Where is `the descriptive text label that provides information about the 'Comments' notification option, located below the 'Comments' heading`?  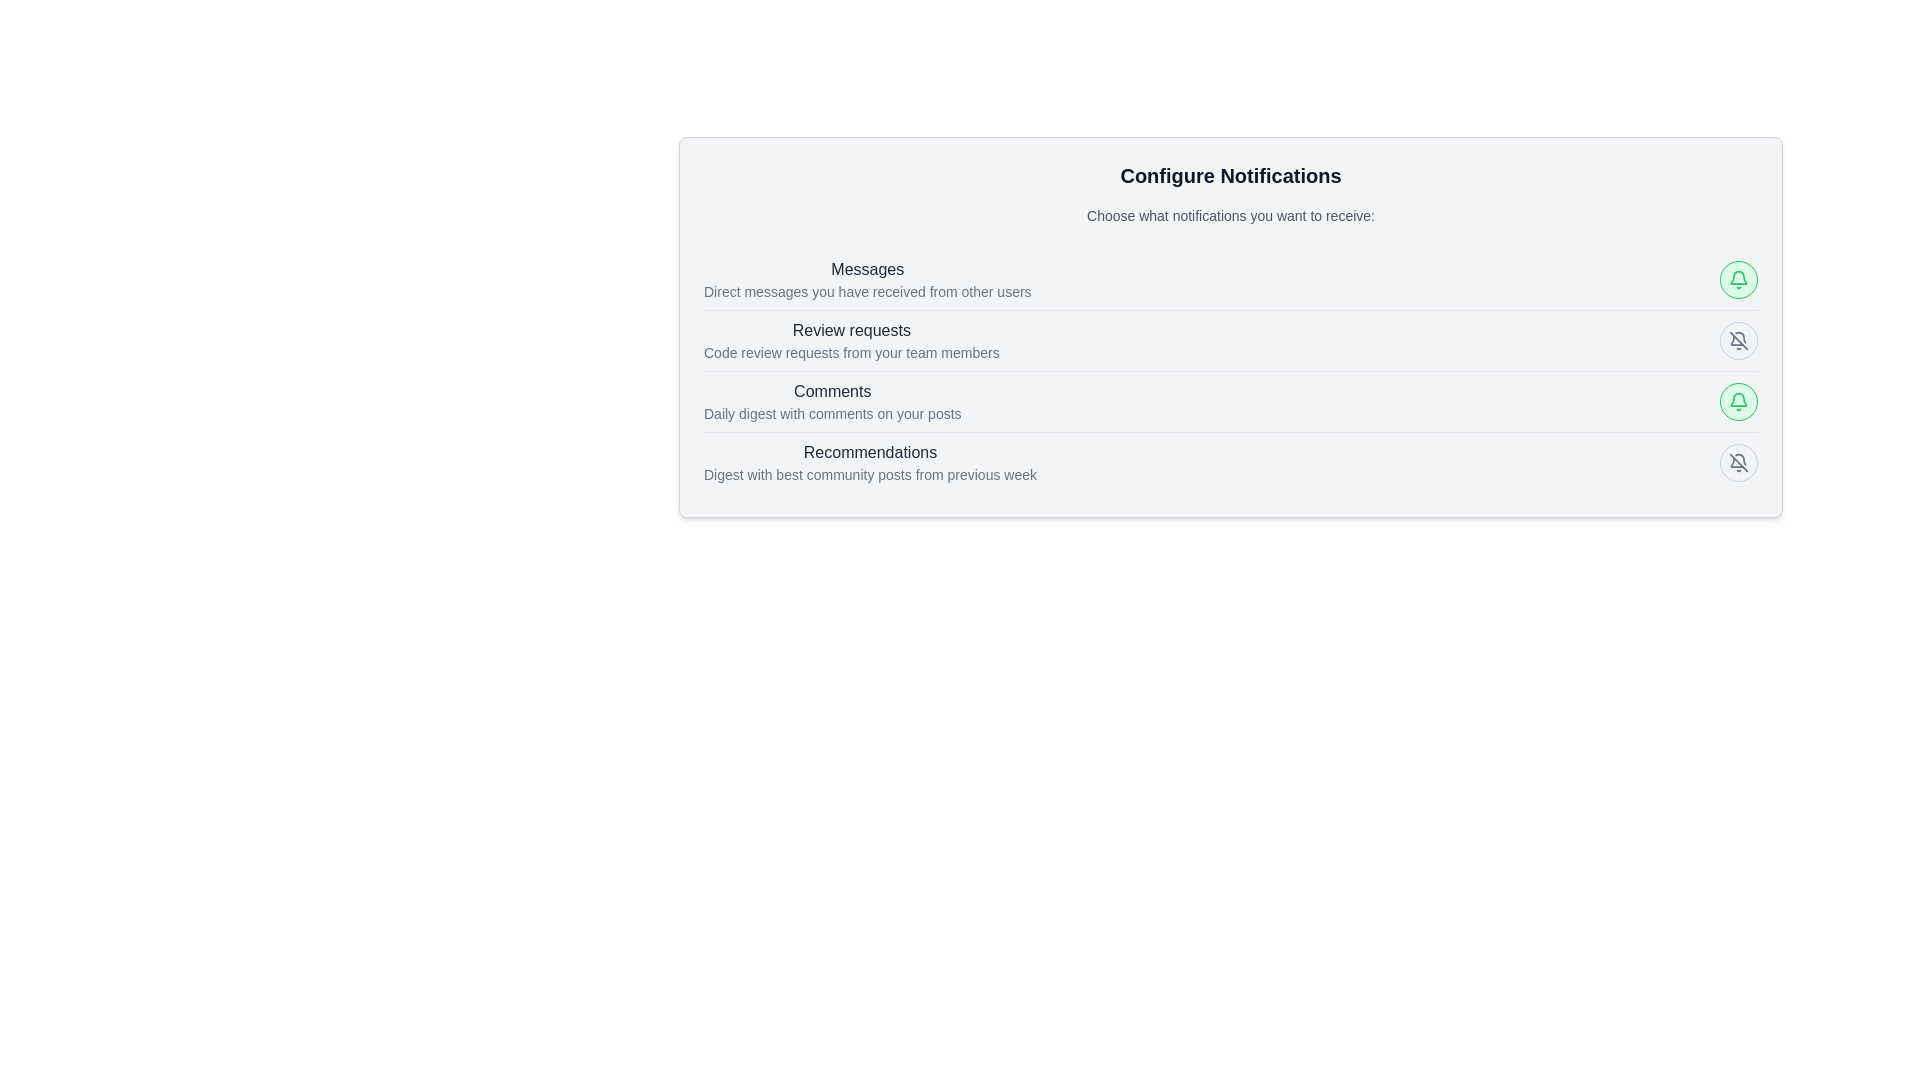
the descriptive text label that provides information about the 'Comments' notification option, located below the 'Comments' heading is located at coordinates (832, 412).